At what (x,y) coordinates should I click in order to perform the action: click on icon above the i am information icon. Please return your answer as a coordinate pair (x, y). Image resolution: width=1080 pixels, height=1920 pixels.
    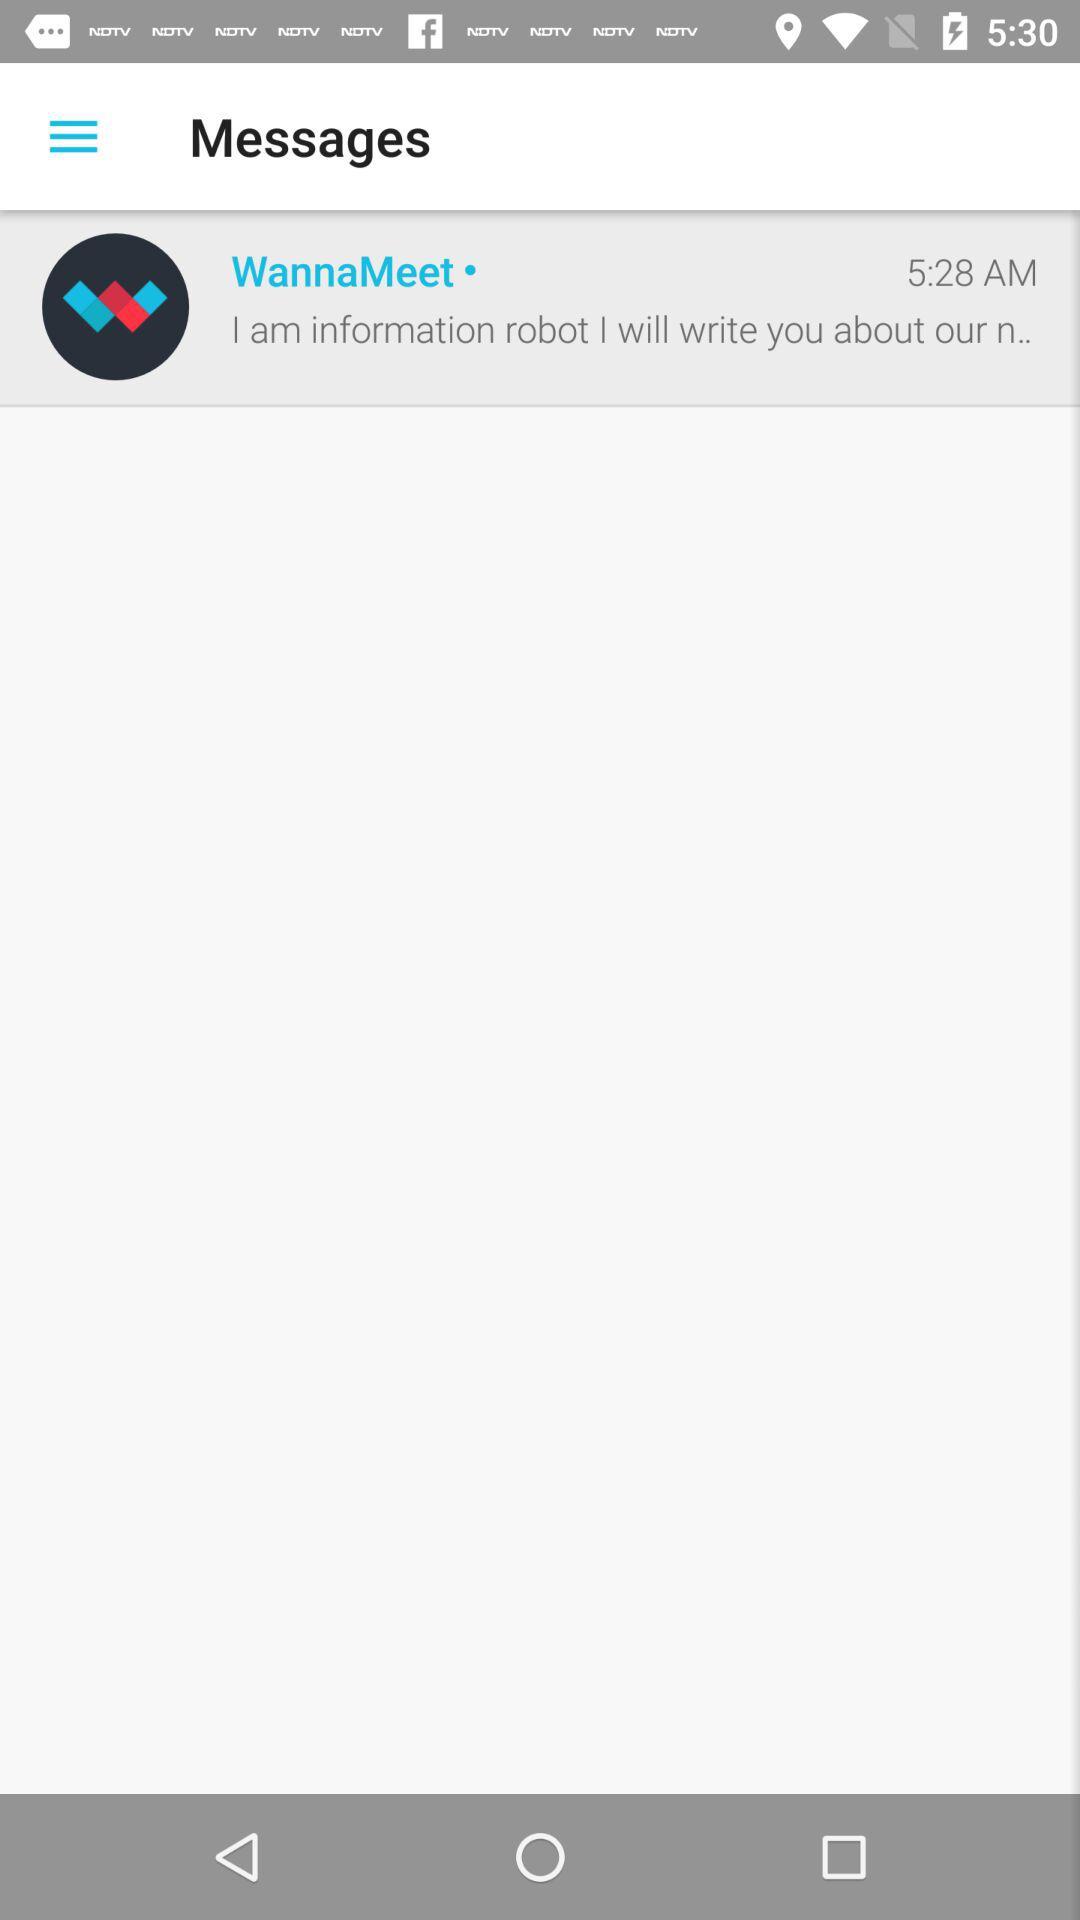
    Looking at the image, I should click on (971, 270).